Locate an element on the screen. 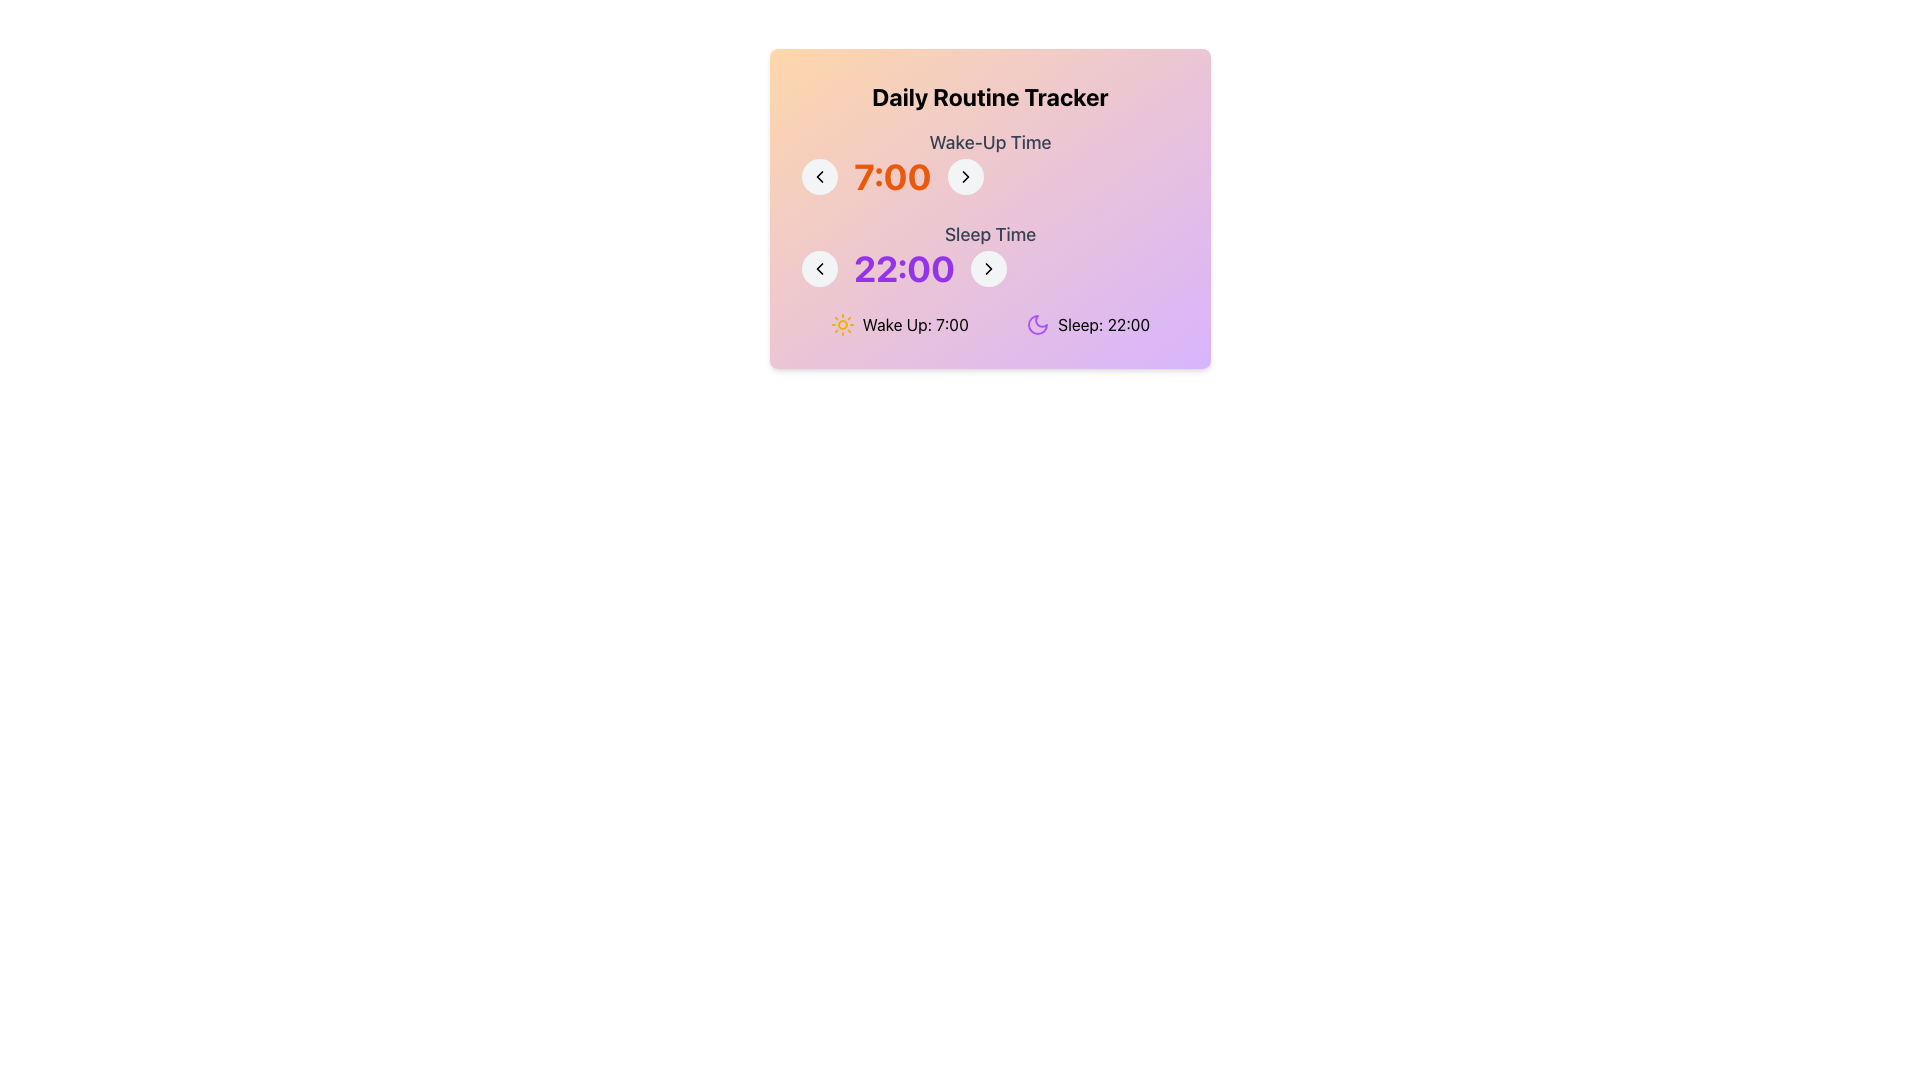 The height and width of the screenshot is (1080, 1920). the crescent moon icon in the 'Sleep' section of the daily routine tracker interface, which is styled with a purple fill and located to the left of the 'Sleep: 22:00' text is located at coordinates (1038, 323).